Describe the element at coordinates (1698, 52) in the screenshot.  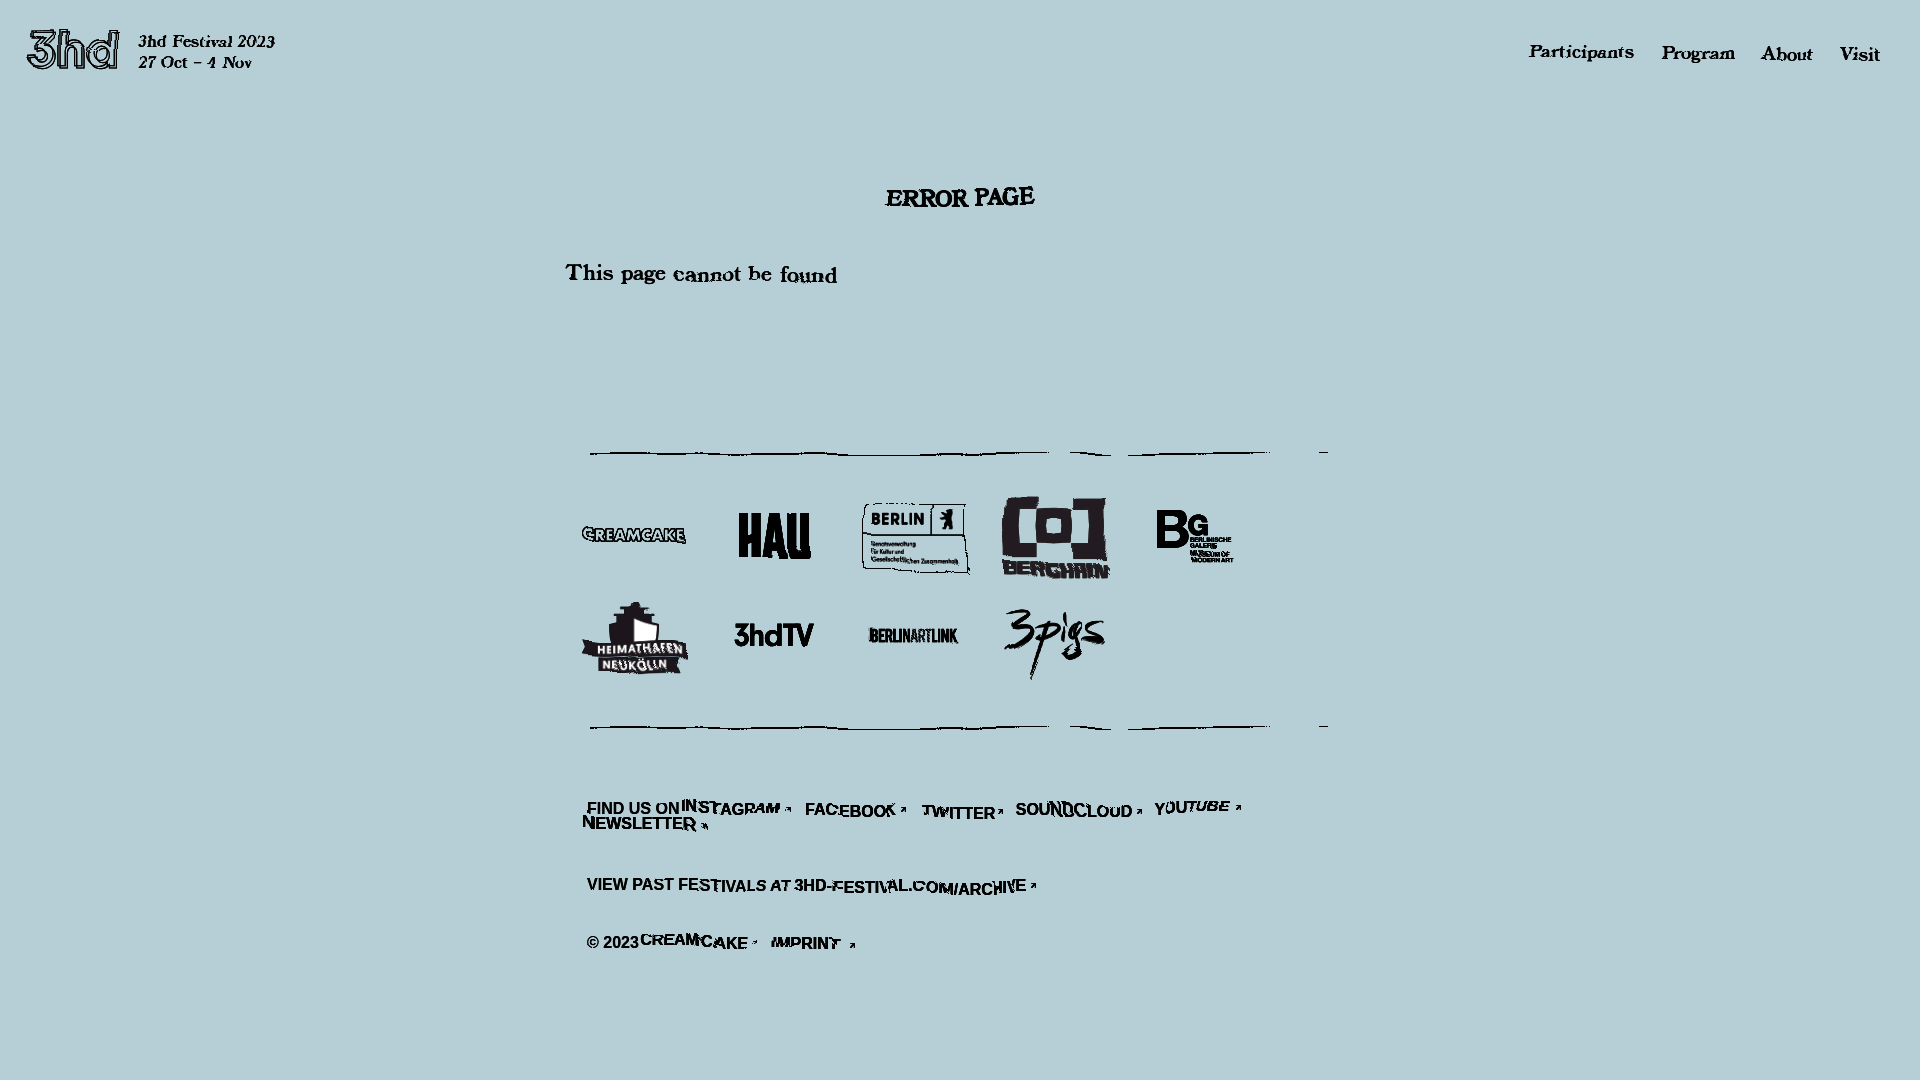
I see `'Program'` at that location.